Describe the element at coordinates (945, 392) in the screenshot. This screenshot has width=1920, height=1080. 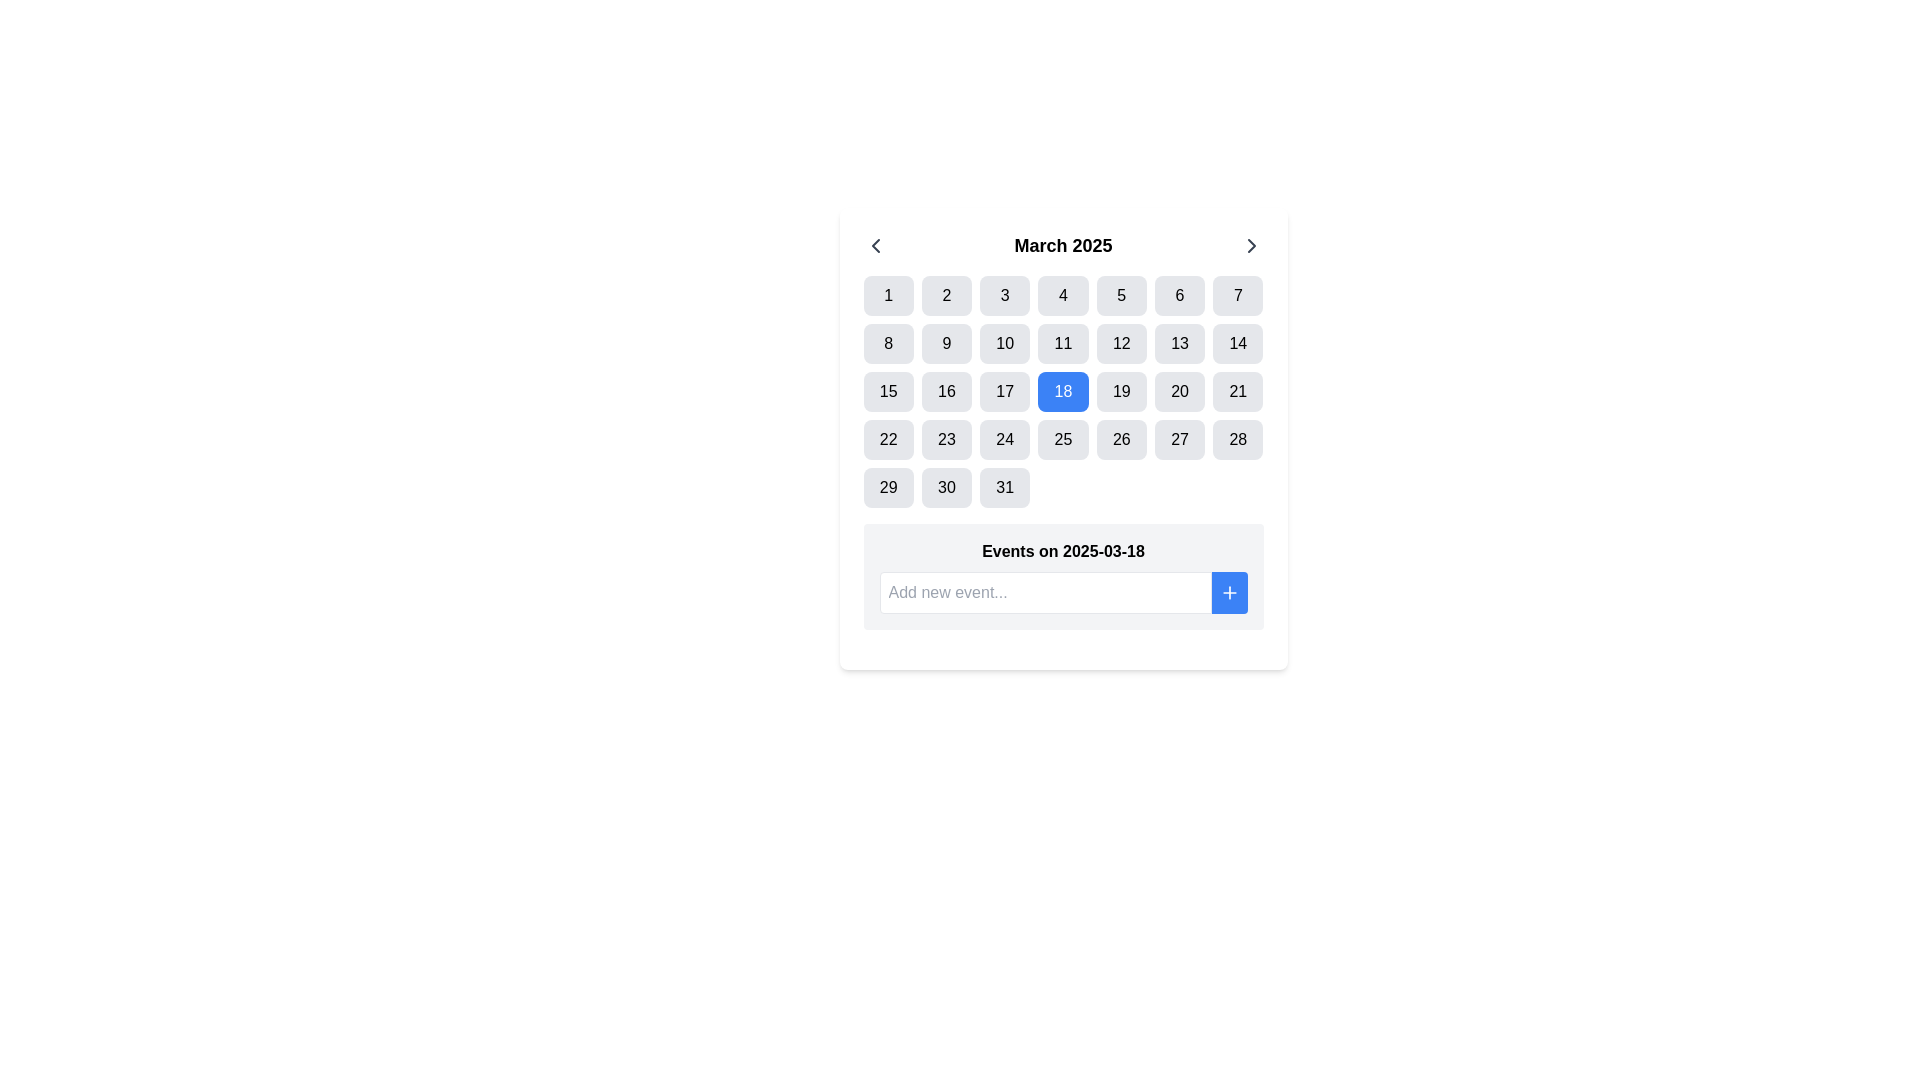
I see `the selectable date option button located` at that location.